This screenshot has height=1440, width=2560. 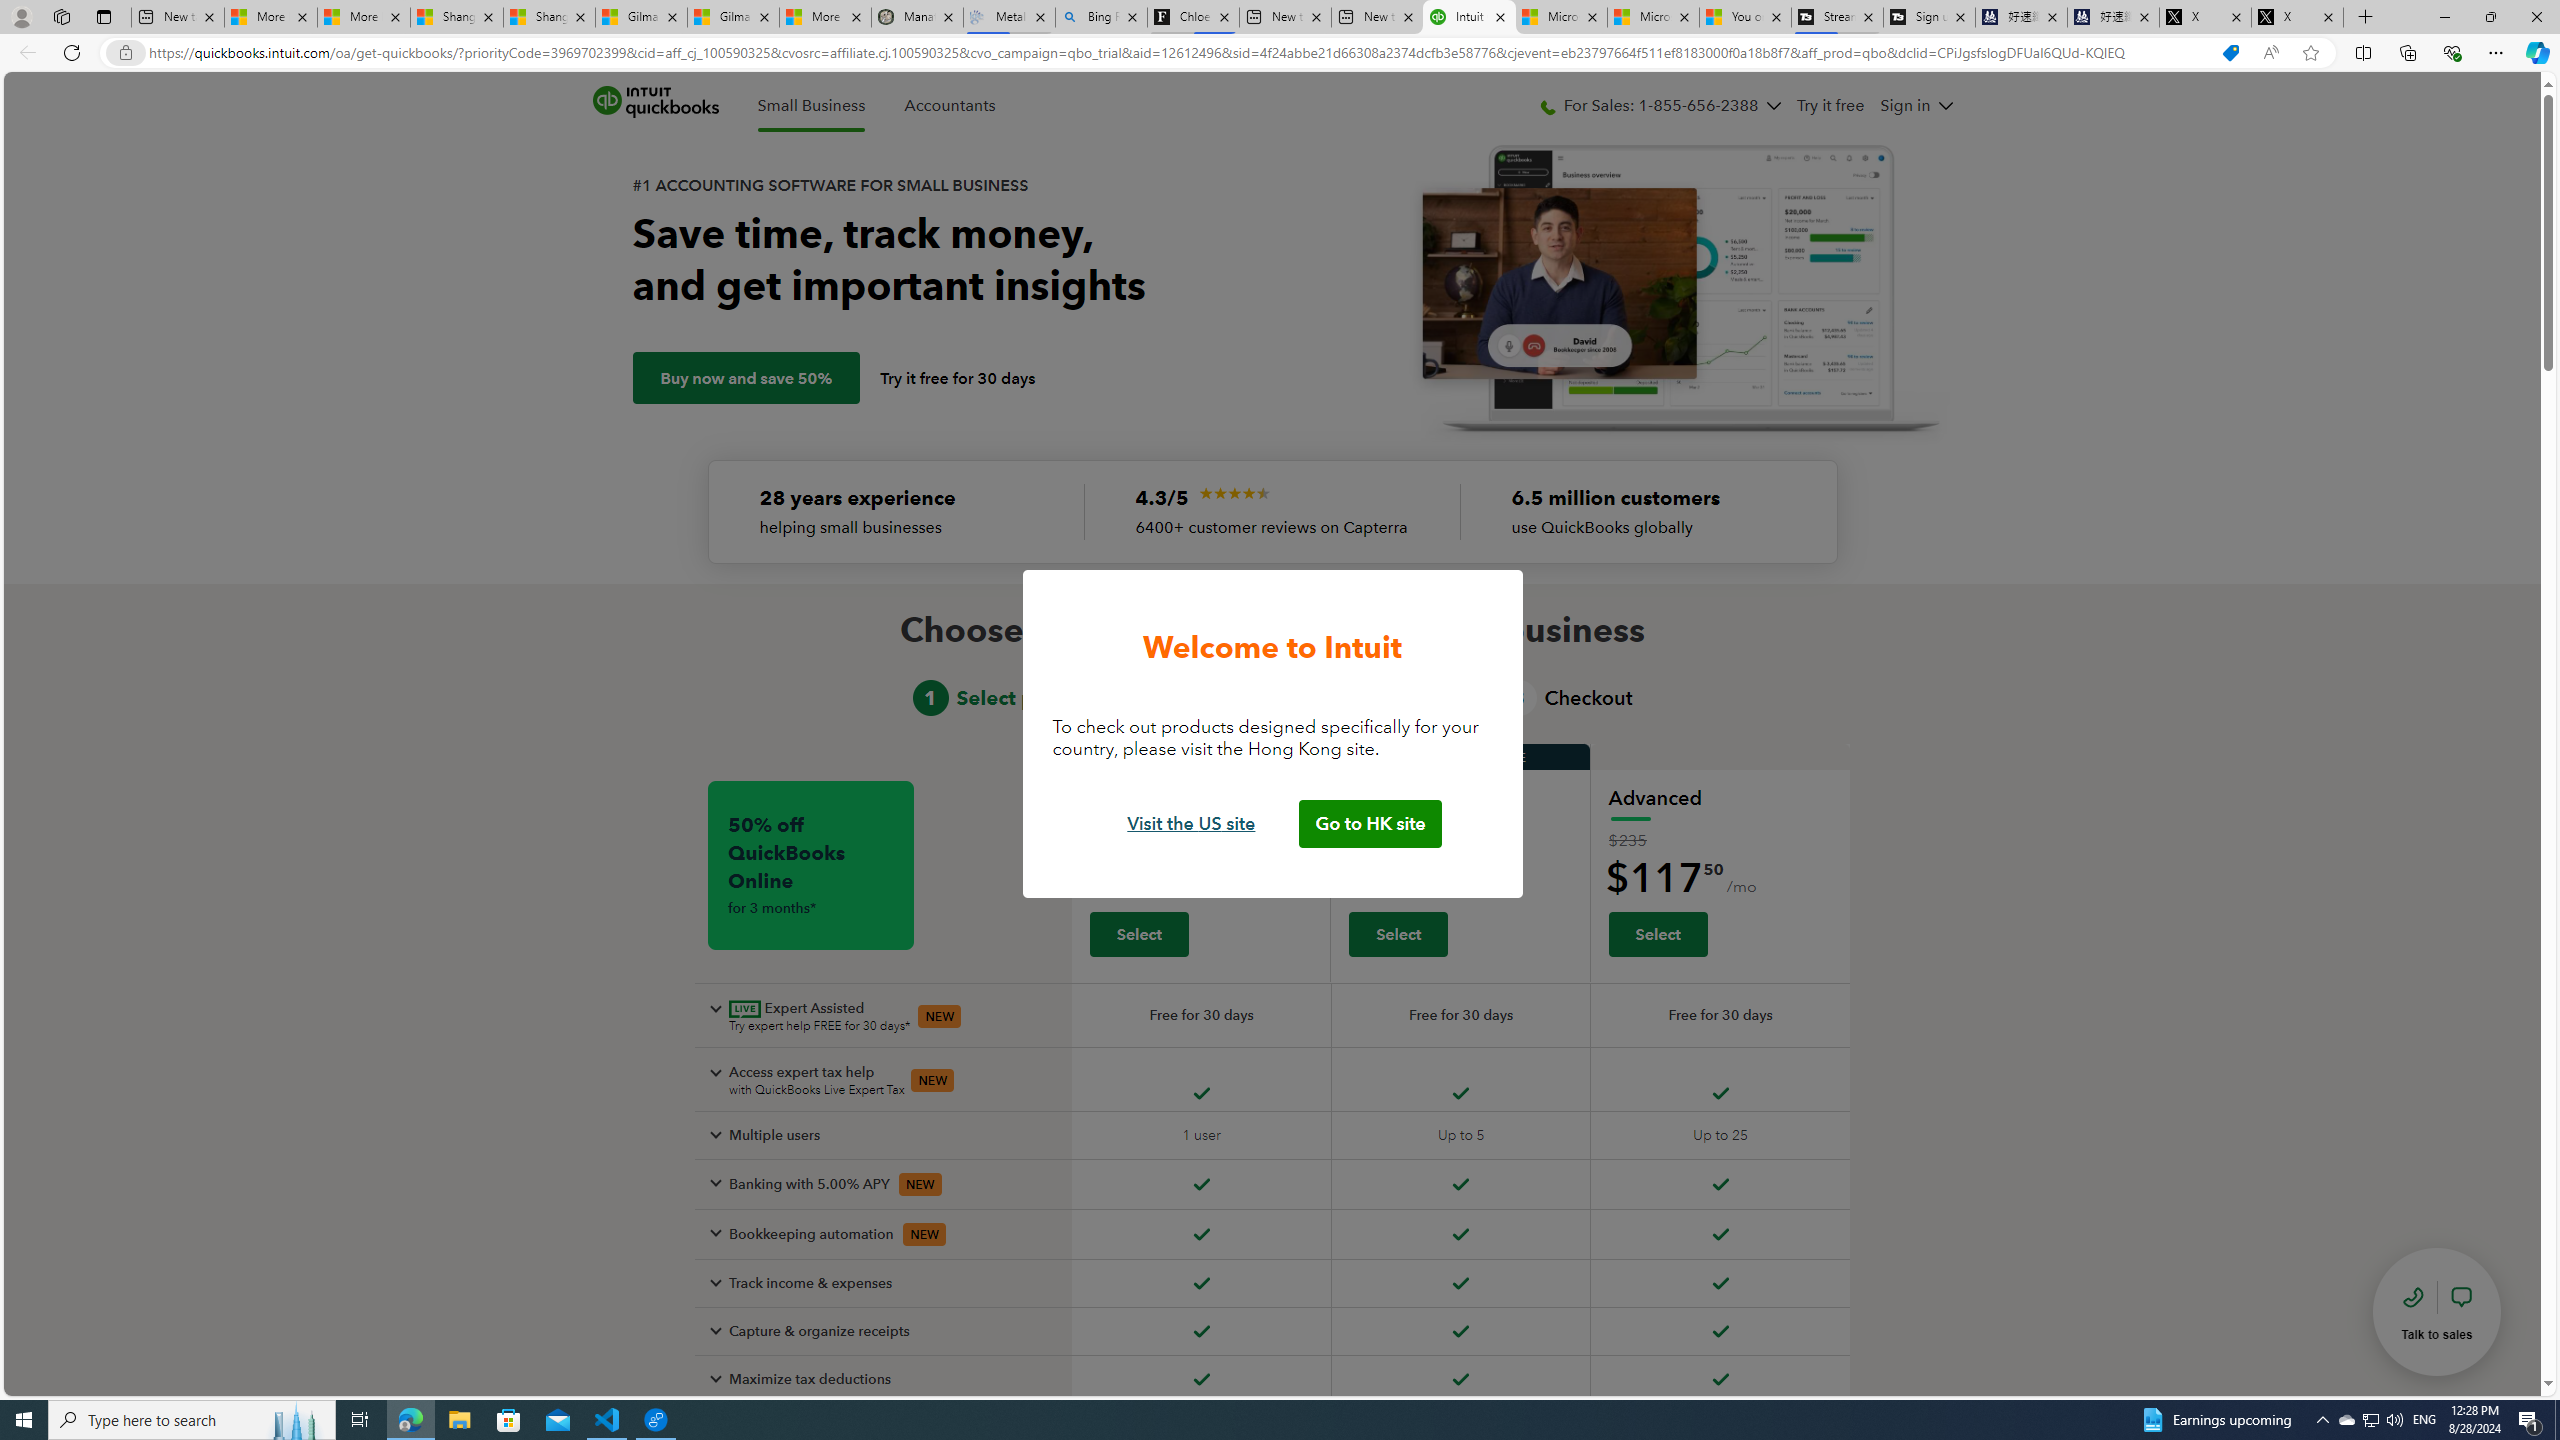 I want to click on 'Small Business', so click(x=811, y=106).